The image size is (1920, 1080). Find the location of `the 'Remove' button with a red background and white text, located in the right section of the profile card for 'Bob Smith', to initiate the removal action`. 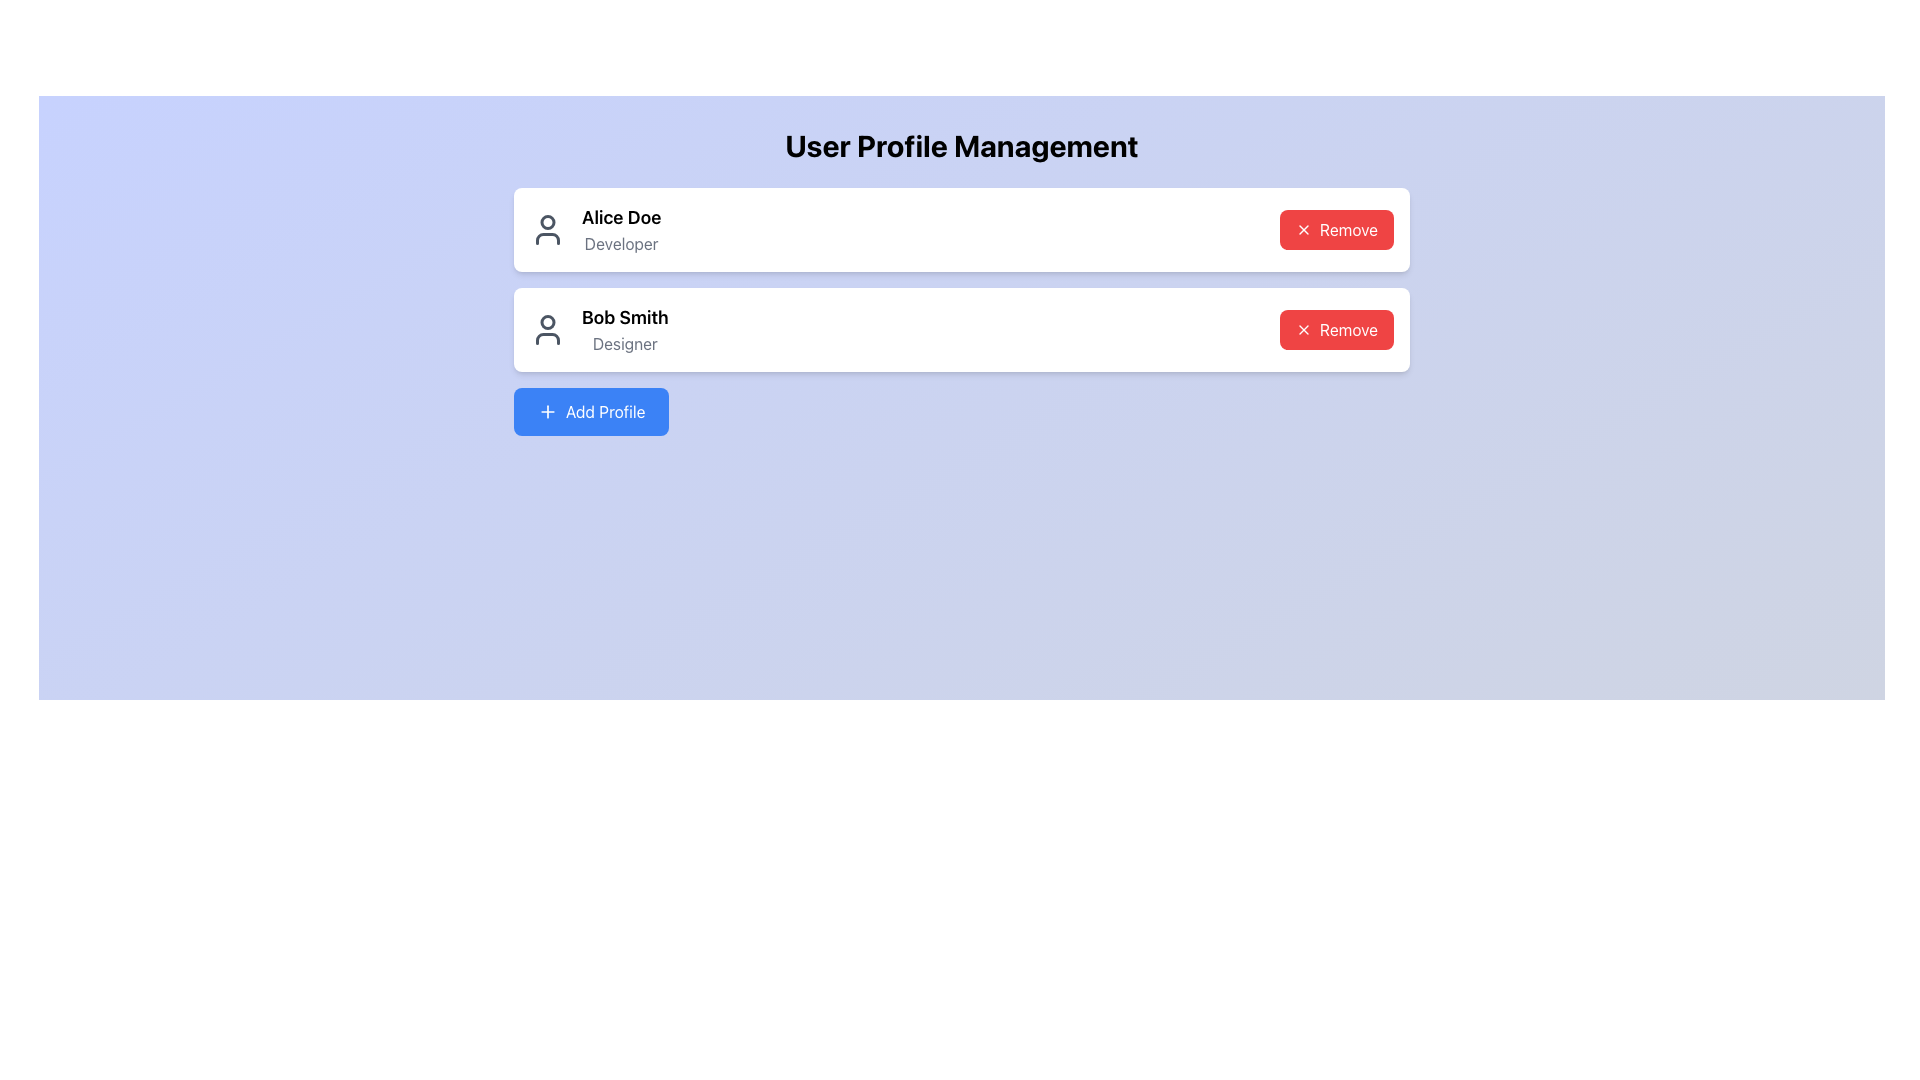

the 'Remove' button with a red background and white text, located in the right section of the profile card for 'Bob Smith', to initiate the removal action is located at coordinates (1336, 329).